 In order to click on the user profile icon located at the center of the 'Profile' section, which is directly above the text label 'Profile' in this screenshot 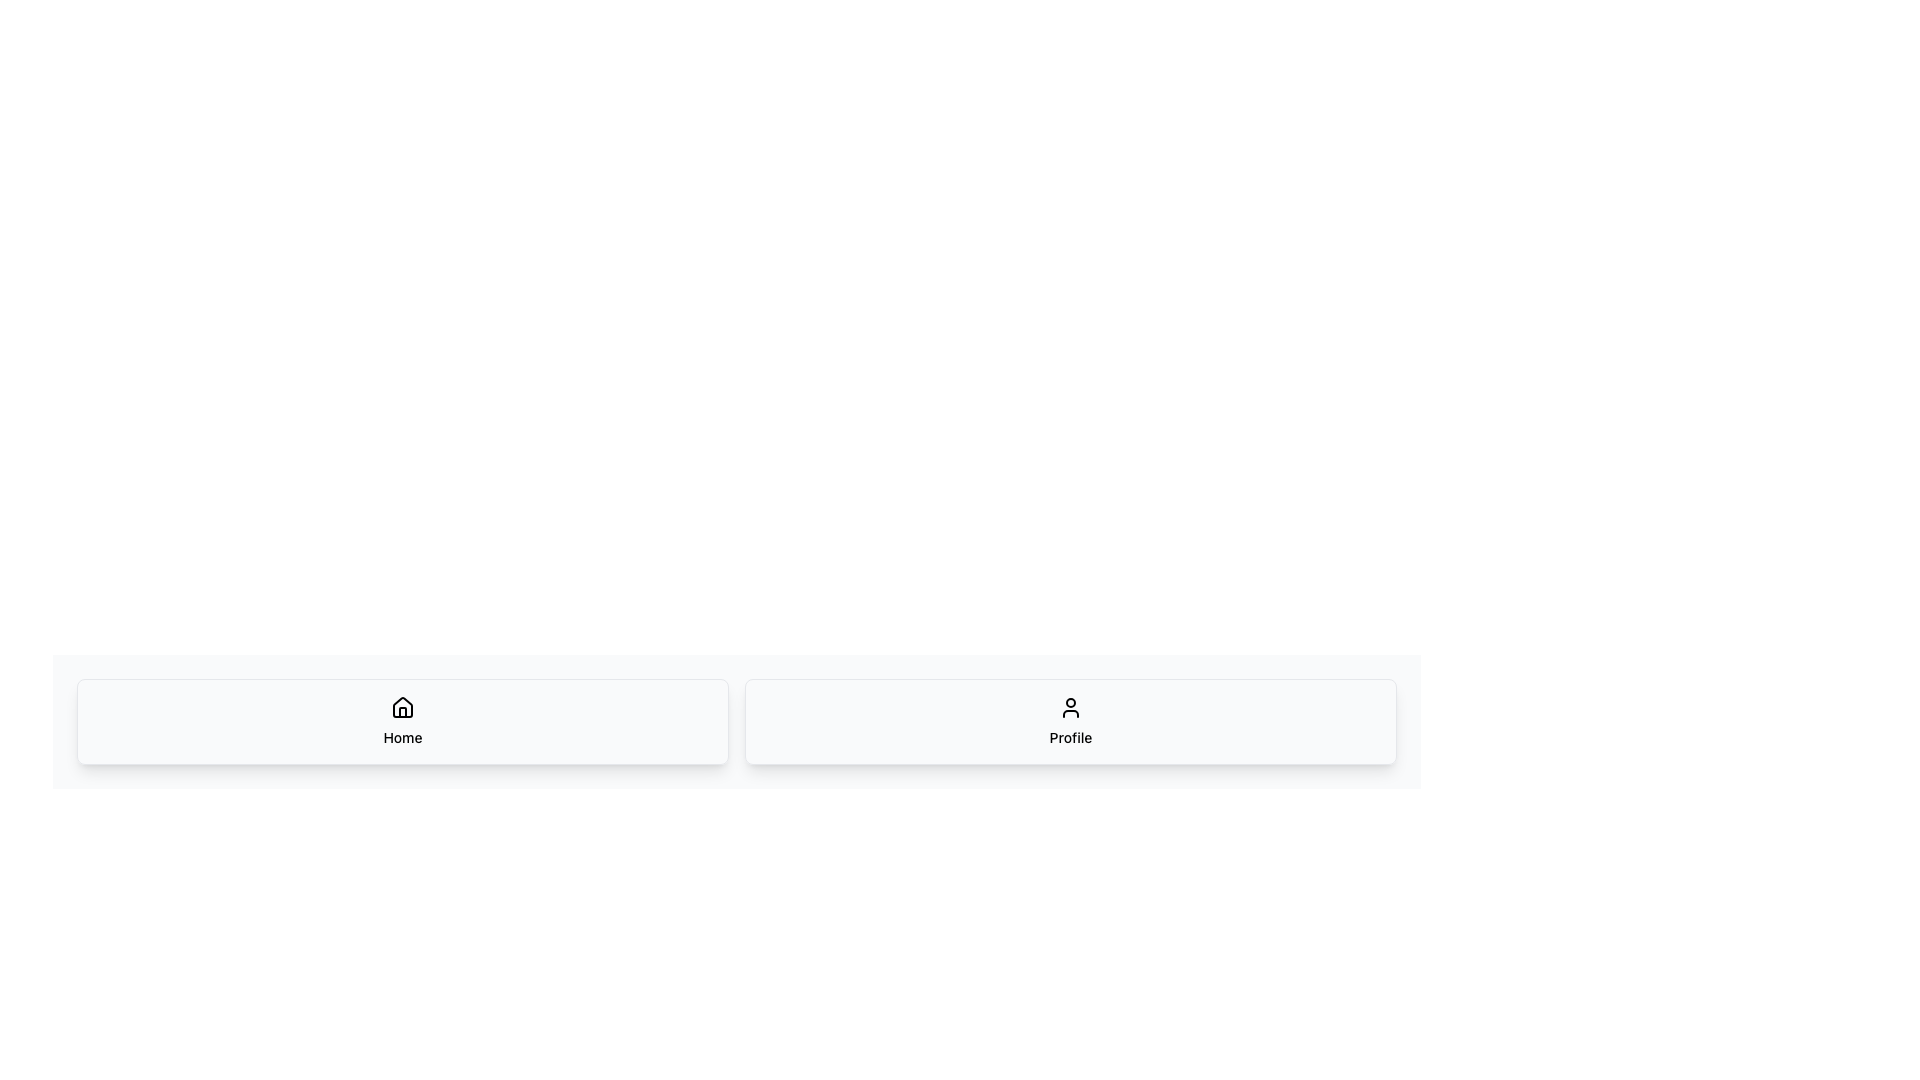, I will do `click(1069, 707)`.